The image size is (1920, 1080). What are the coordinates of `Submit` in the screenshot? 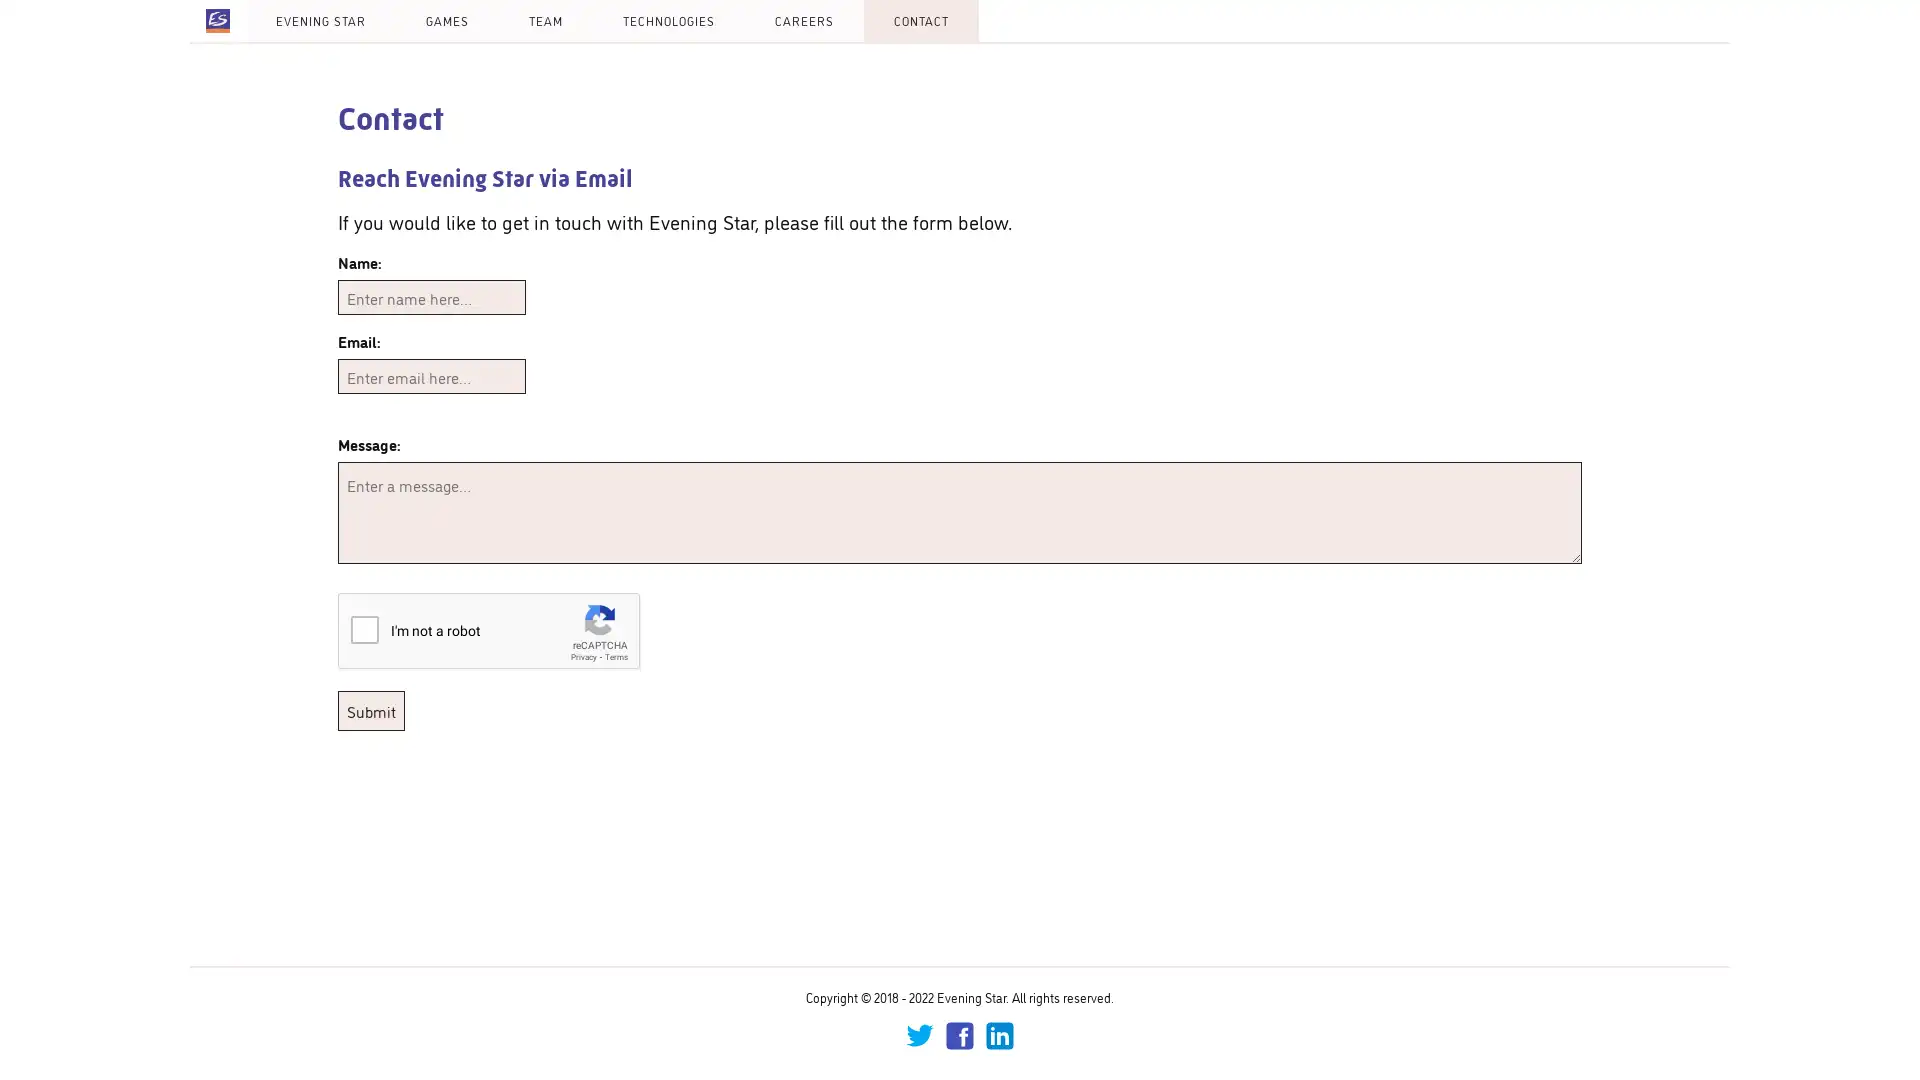 It's located at (371, 709).